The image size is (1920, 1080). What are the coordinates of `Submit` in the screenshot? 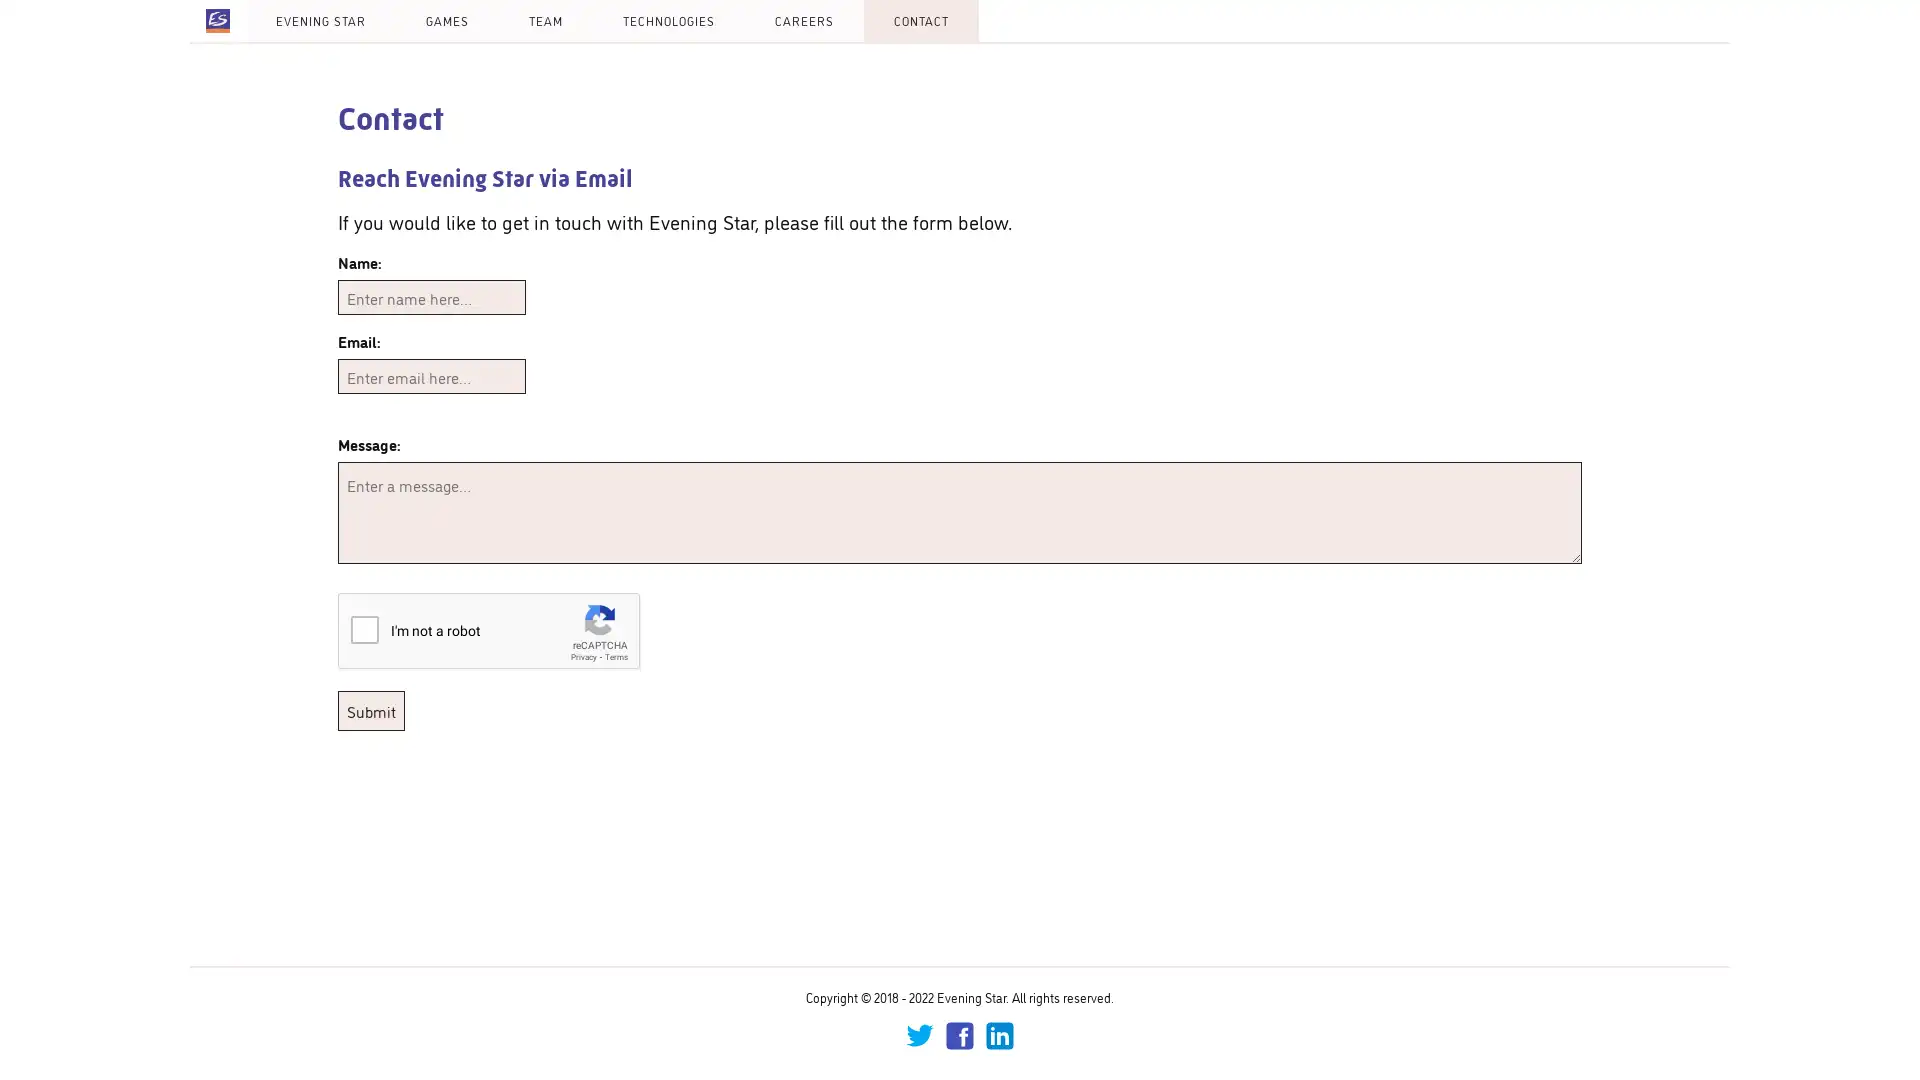 It's located at (371, 709).